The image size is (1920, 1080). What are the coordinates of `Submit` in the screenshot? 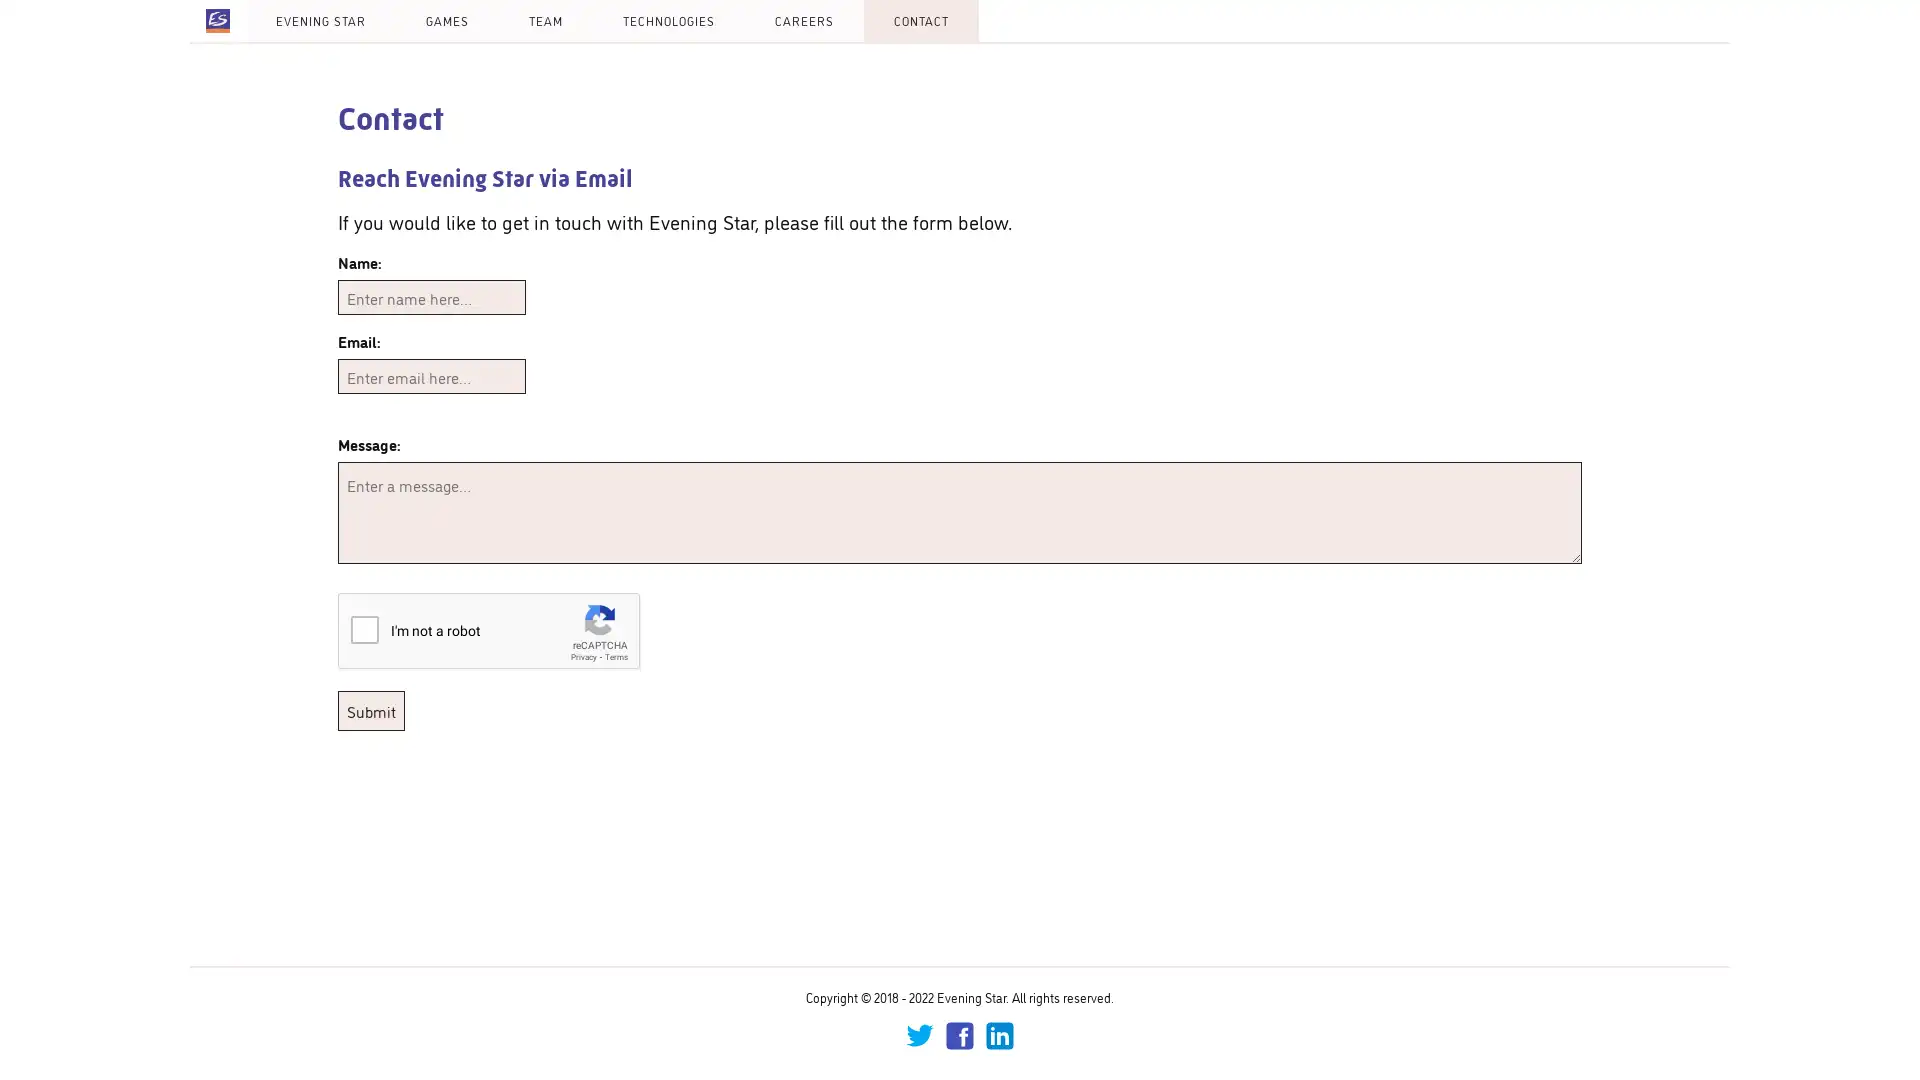 It's located at (371, 709).